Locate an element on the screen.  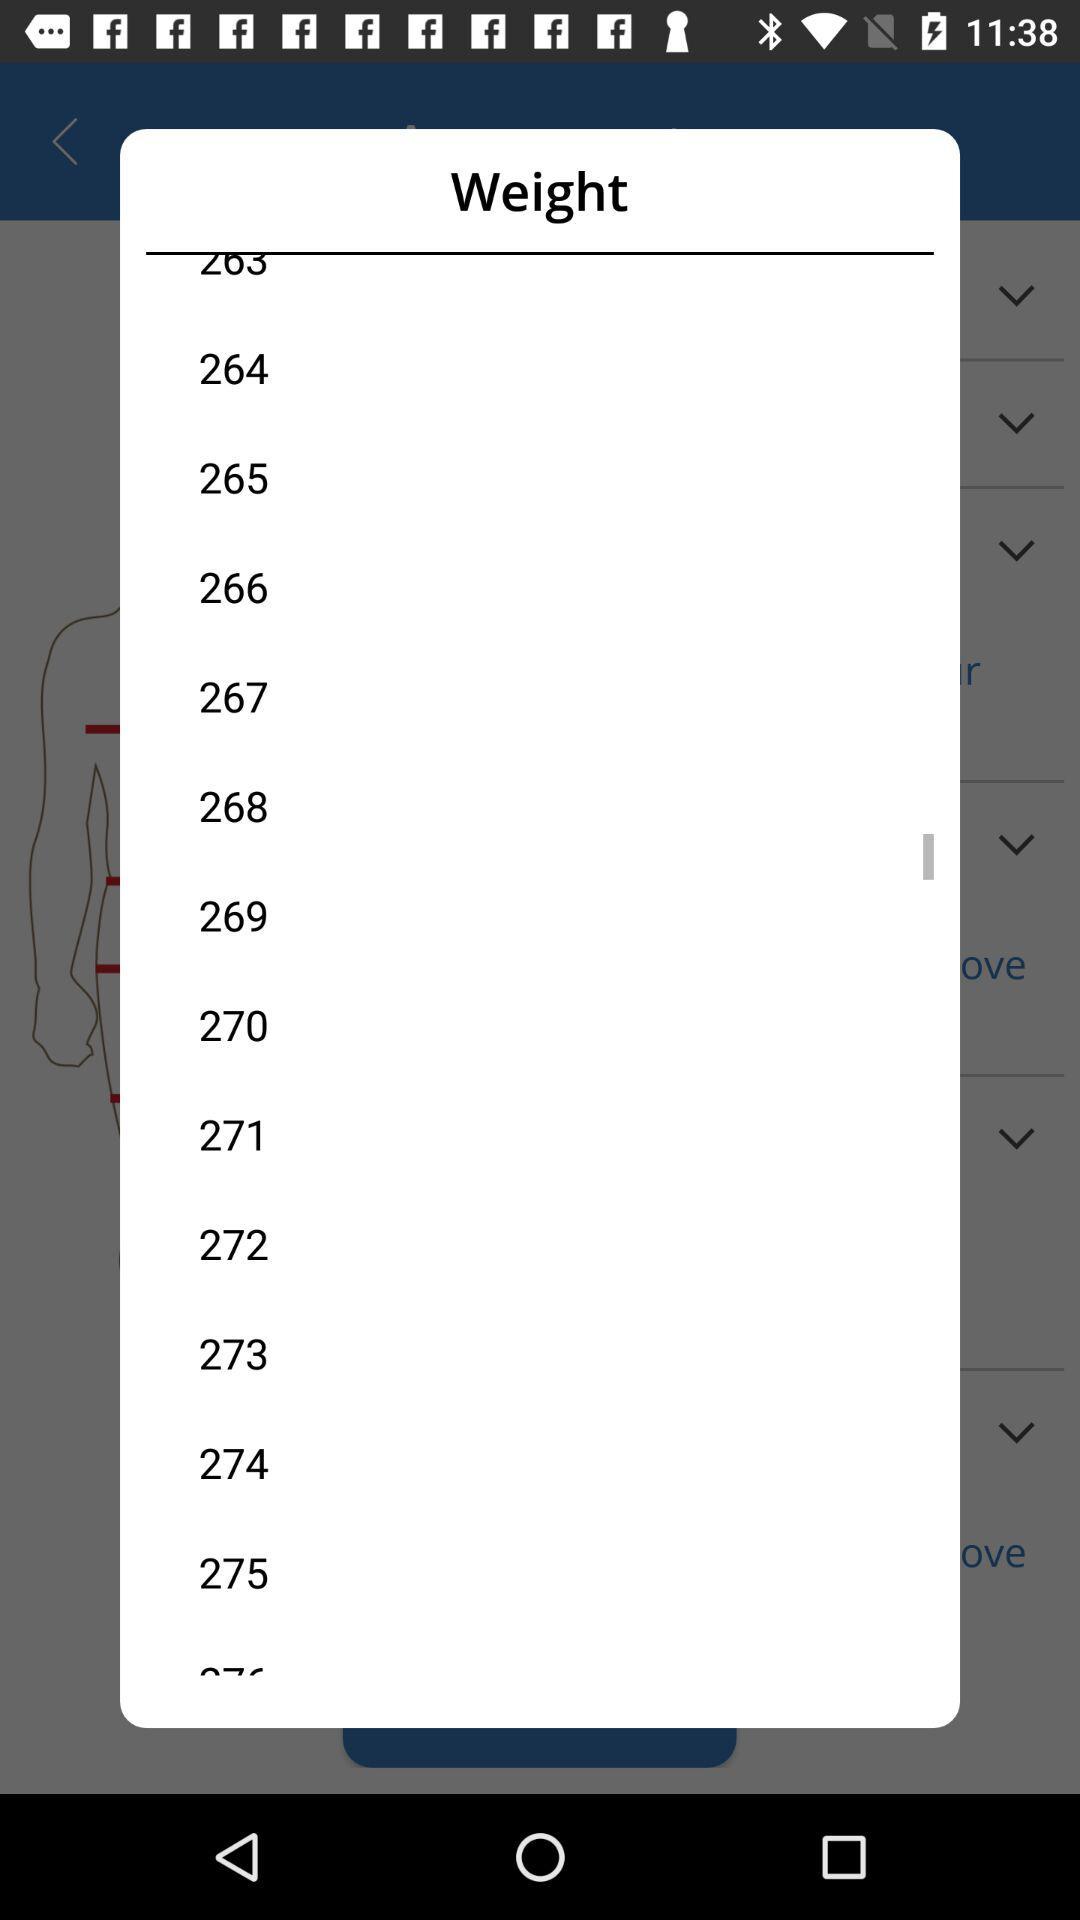
273 is located at coordinates (369, 1353).